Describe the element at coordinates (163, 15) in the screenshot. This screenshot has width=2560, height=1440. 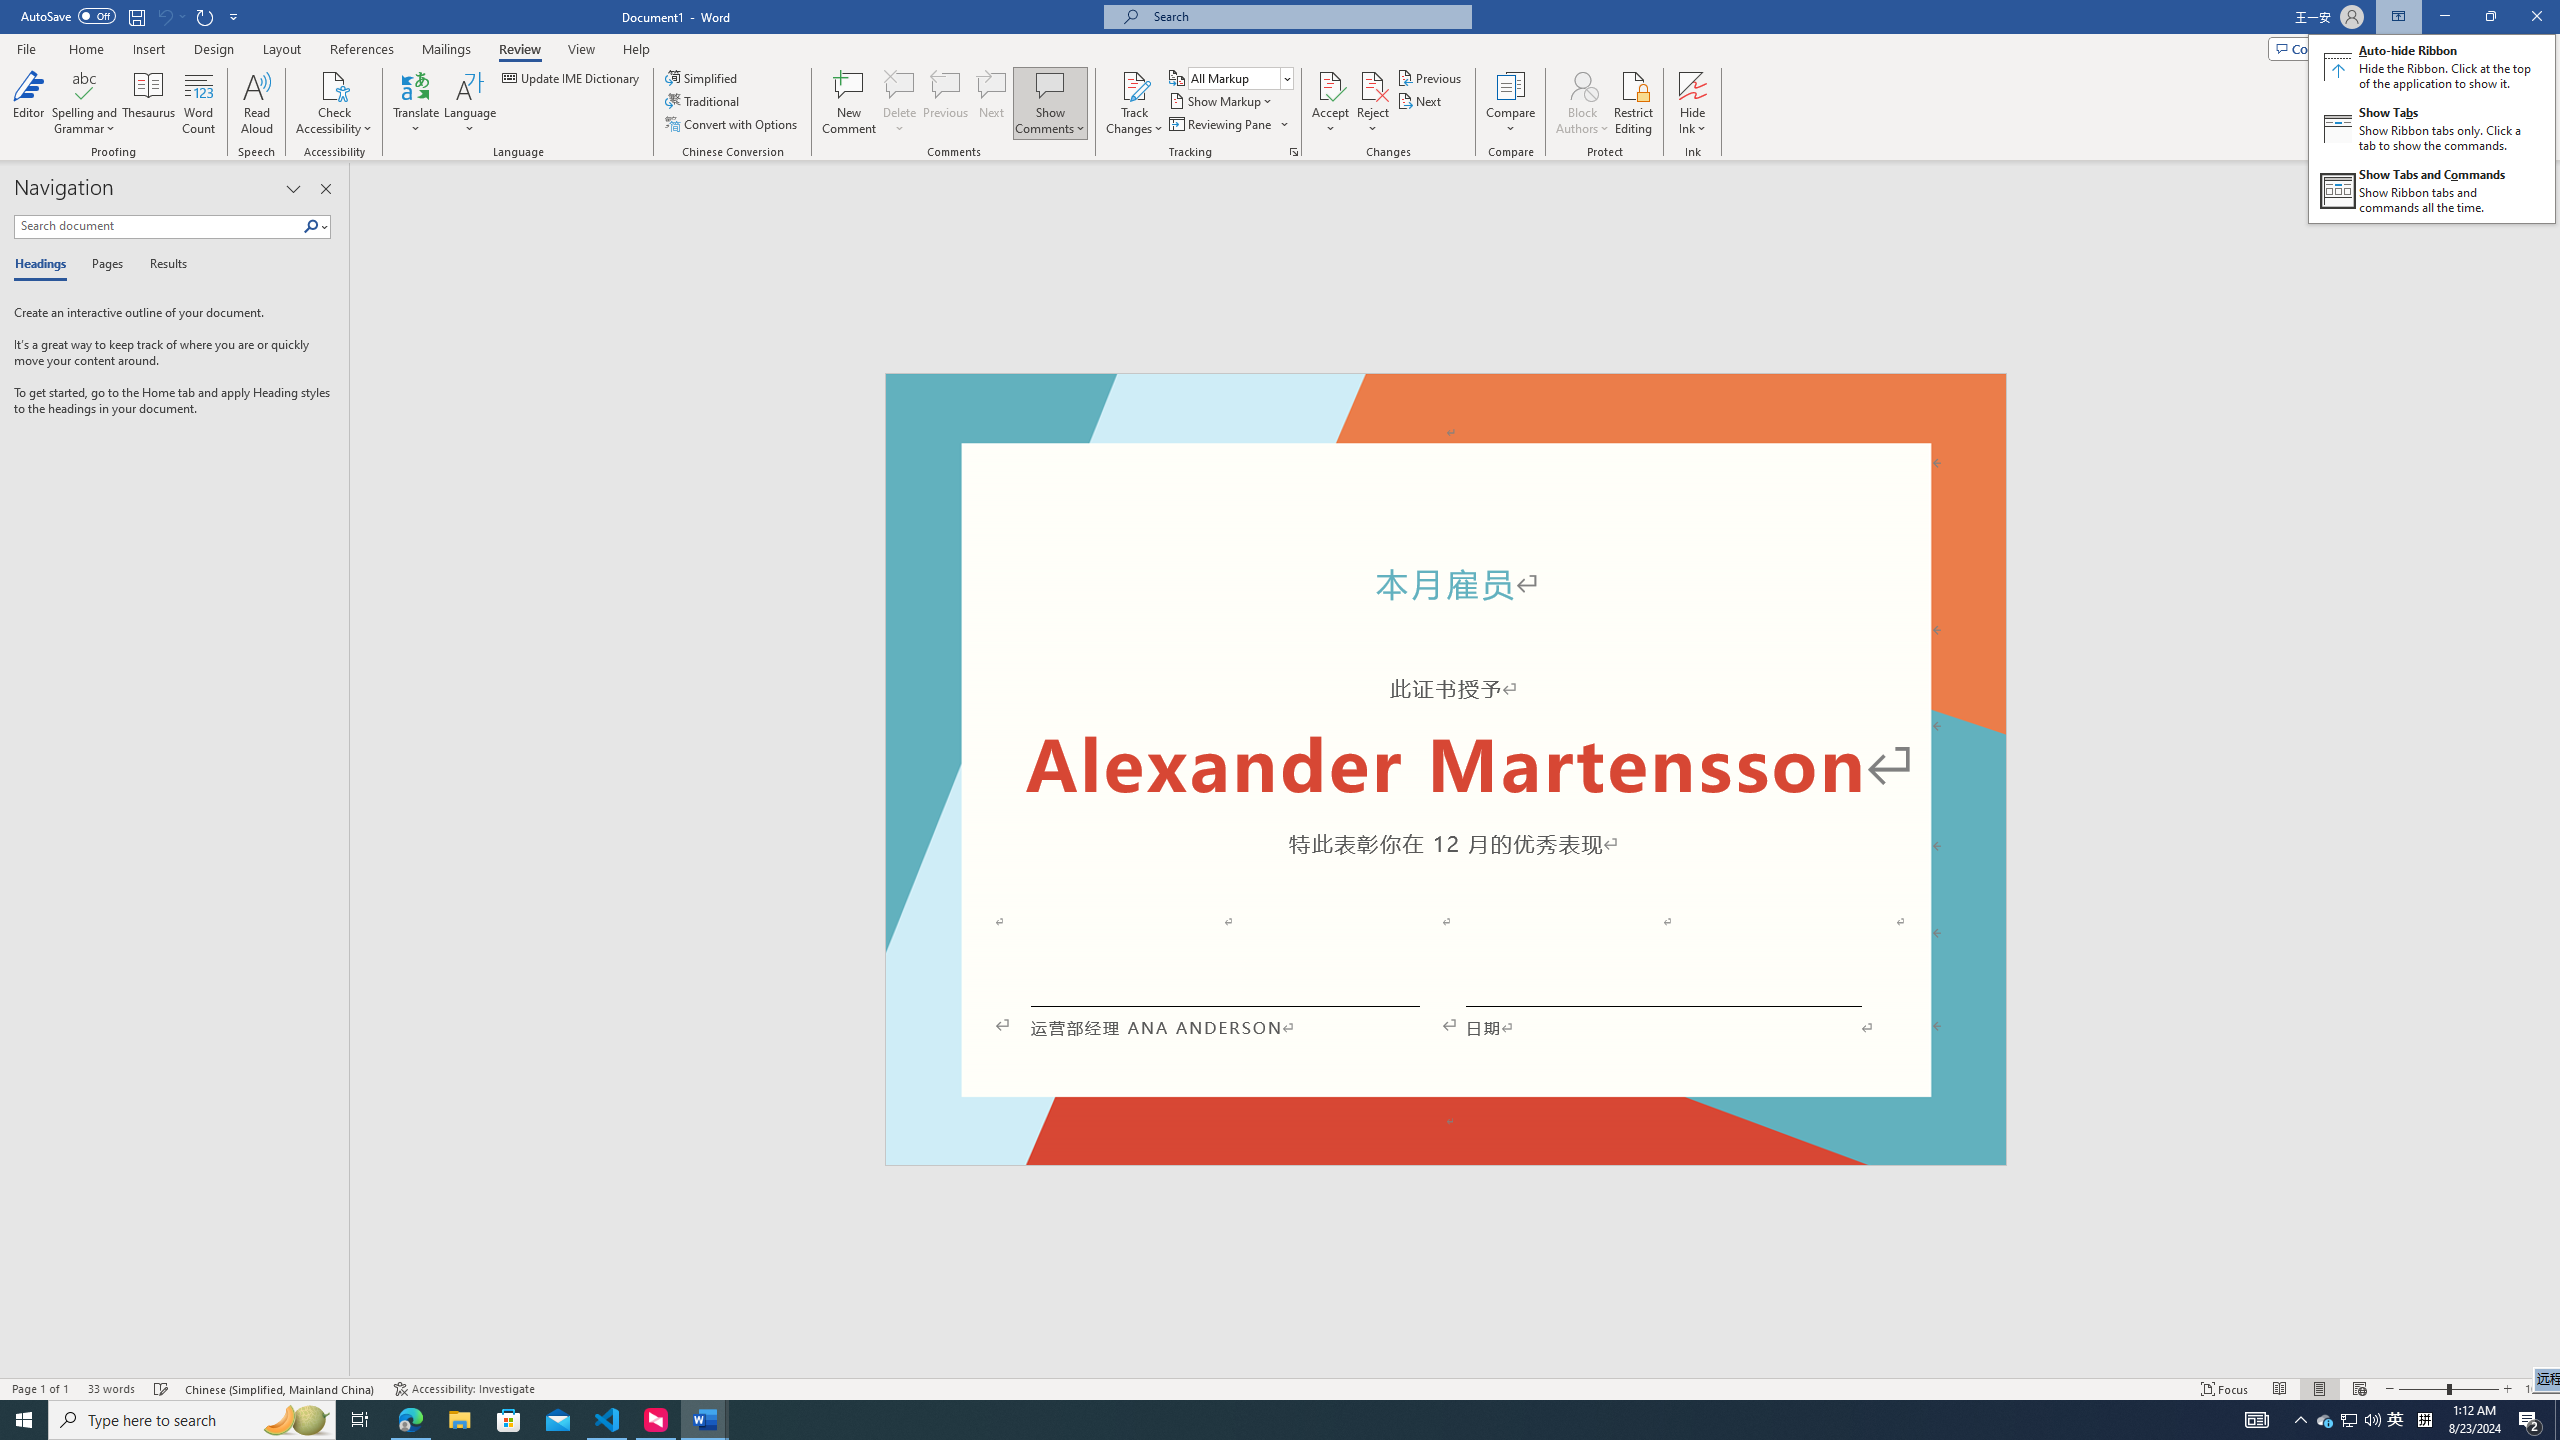
I see `'Can'` at that location.